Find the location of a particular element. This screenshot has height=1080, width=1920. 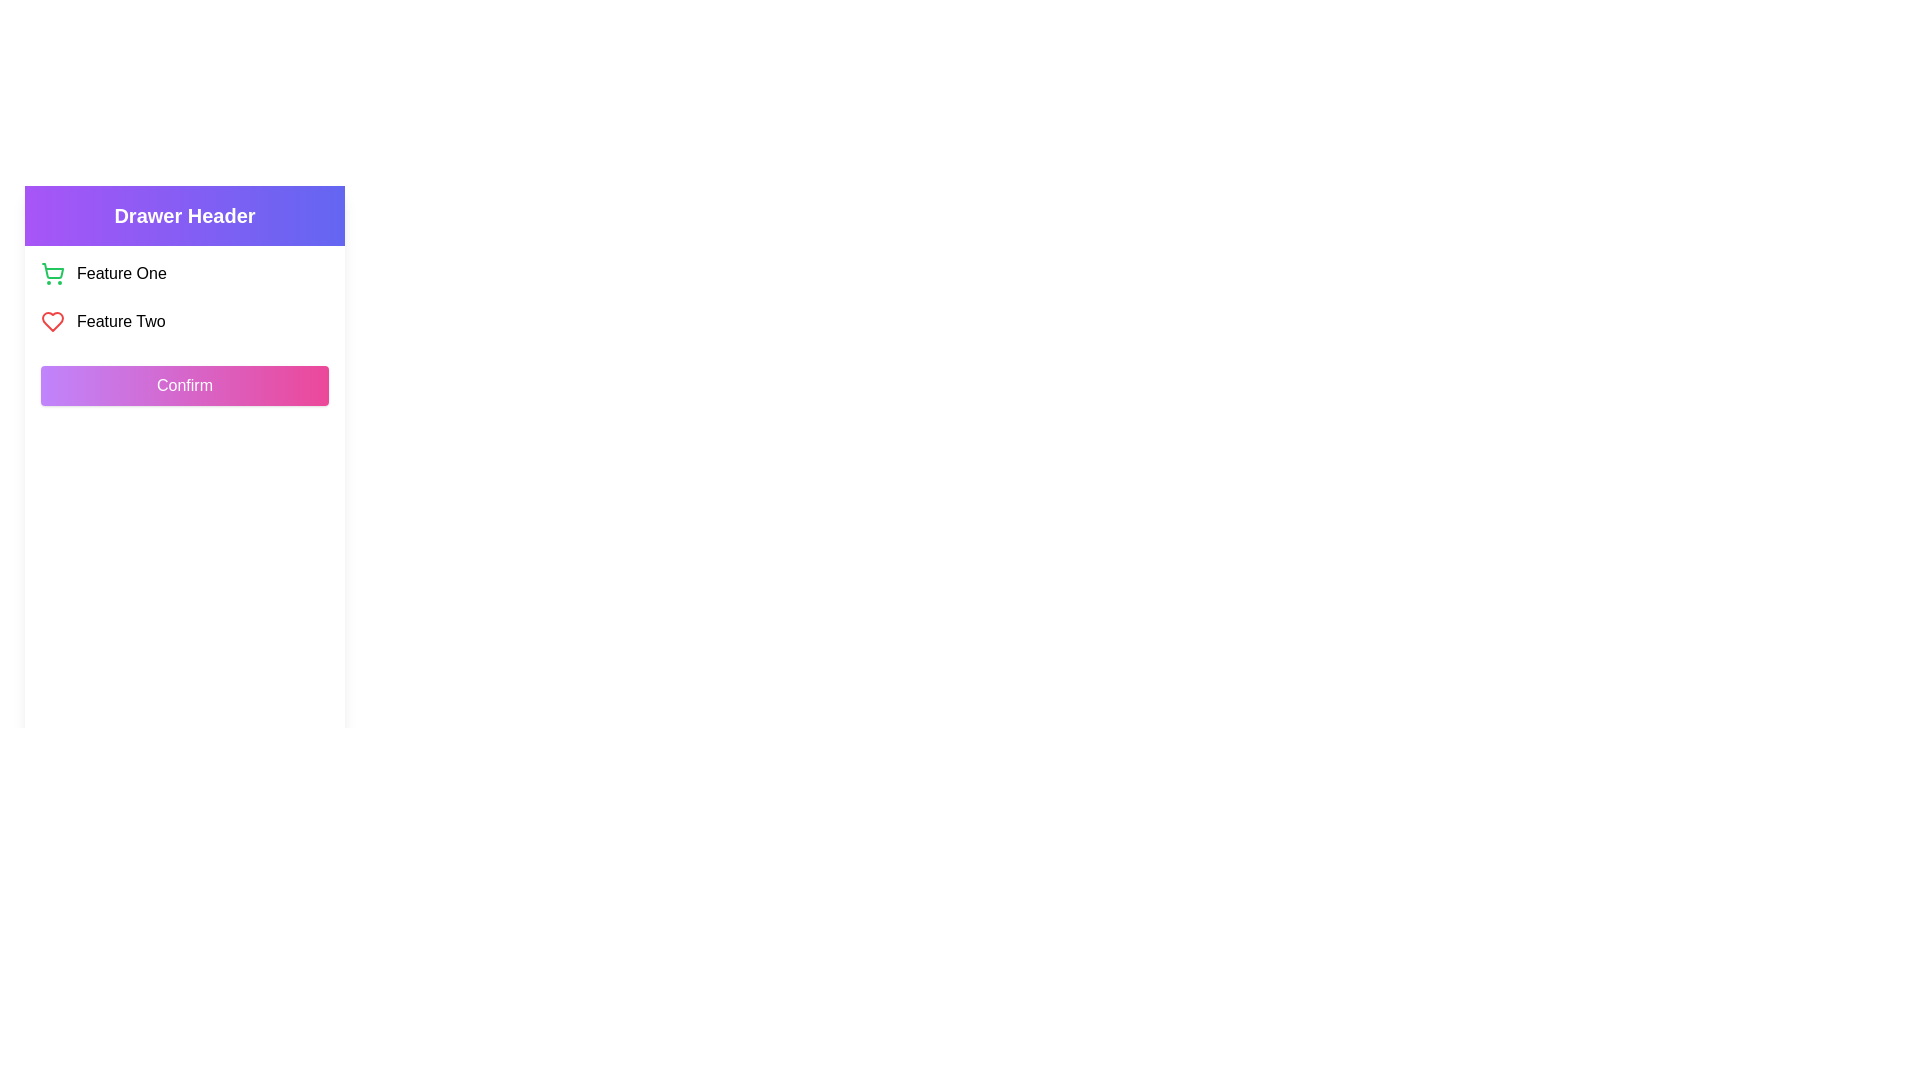

the shopping cart icon located in the header section under 'Drawer Header' as the left-most item in 'Feature One' group is located at coordinates (52, 273).